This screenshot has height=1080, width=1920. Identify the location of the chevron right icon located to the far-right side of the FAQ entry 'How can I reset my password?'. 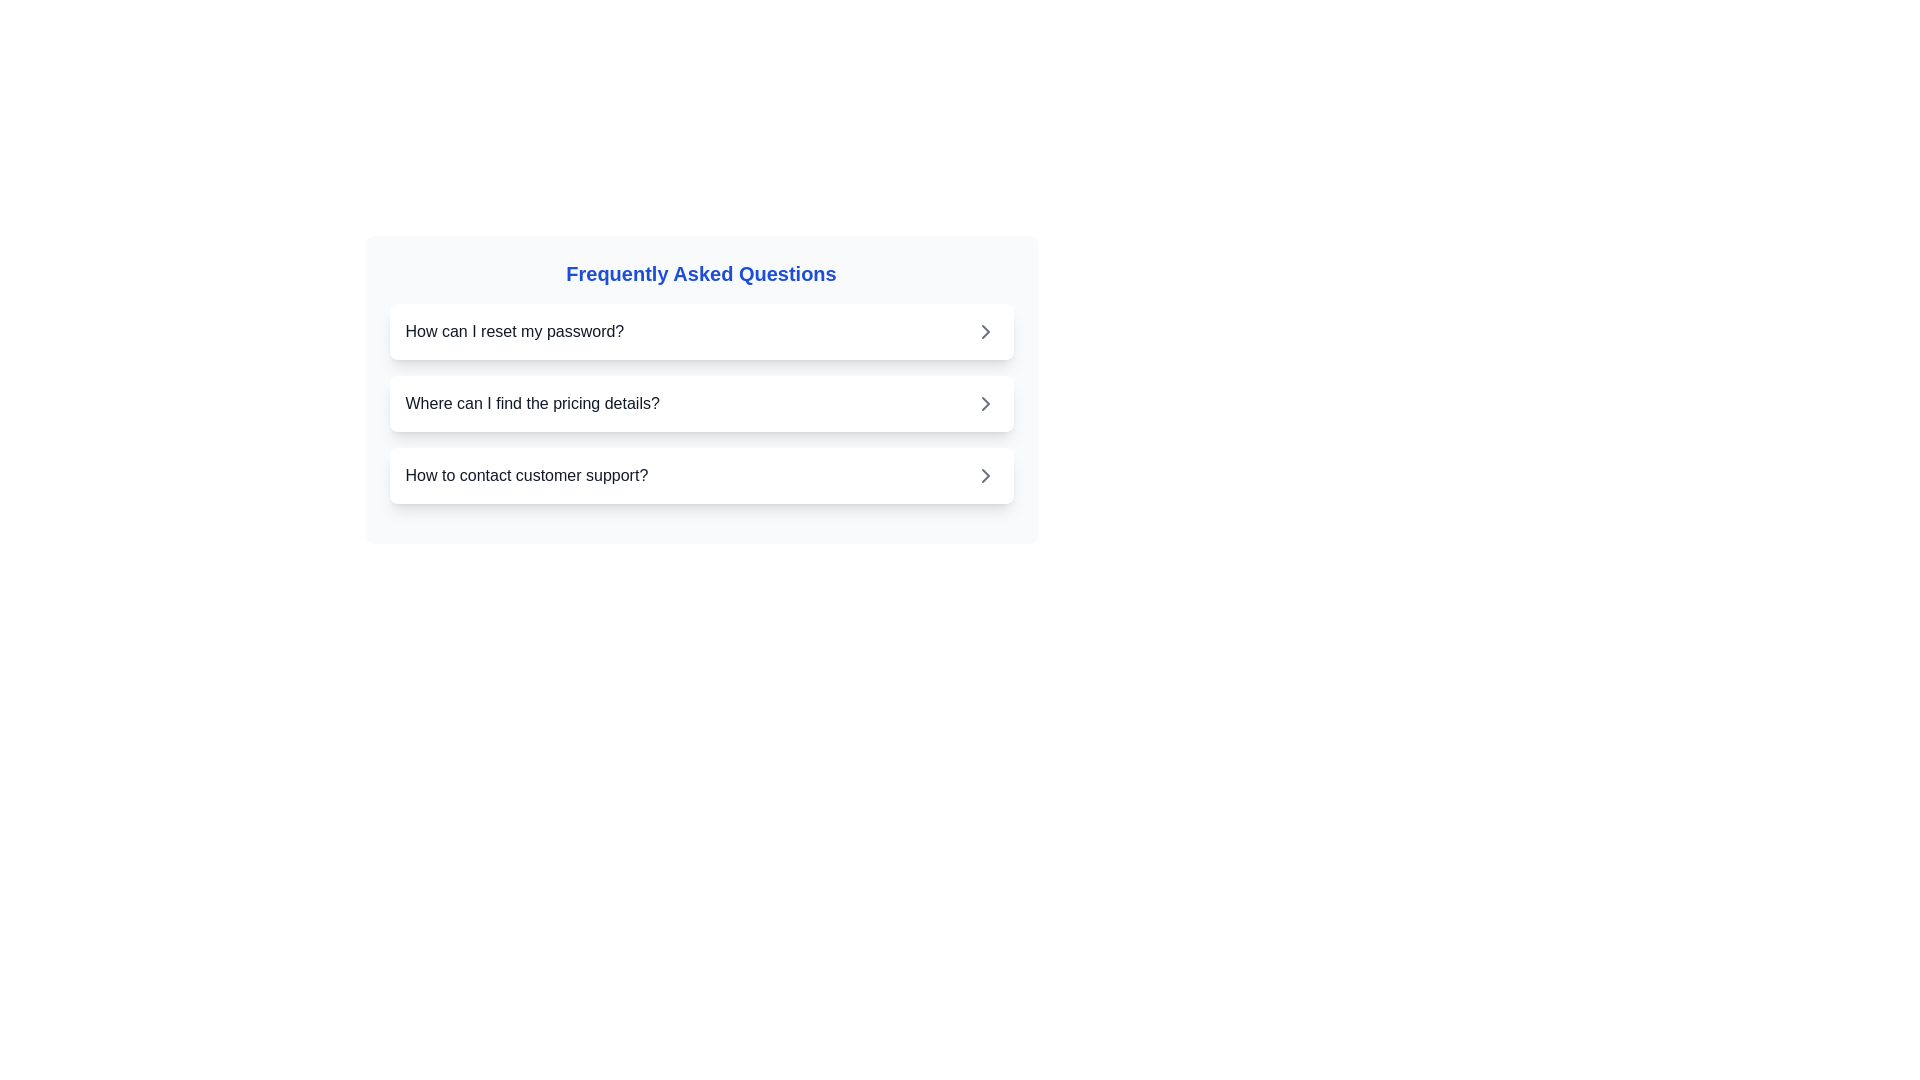
(985, 330).